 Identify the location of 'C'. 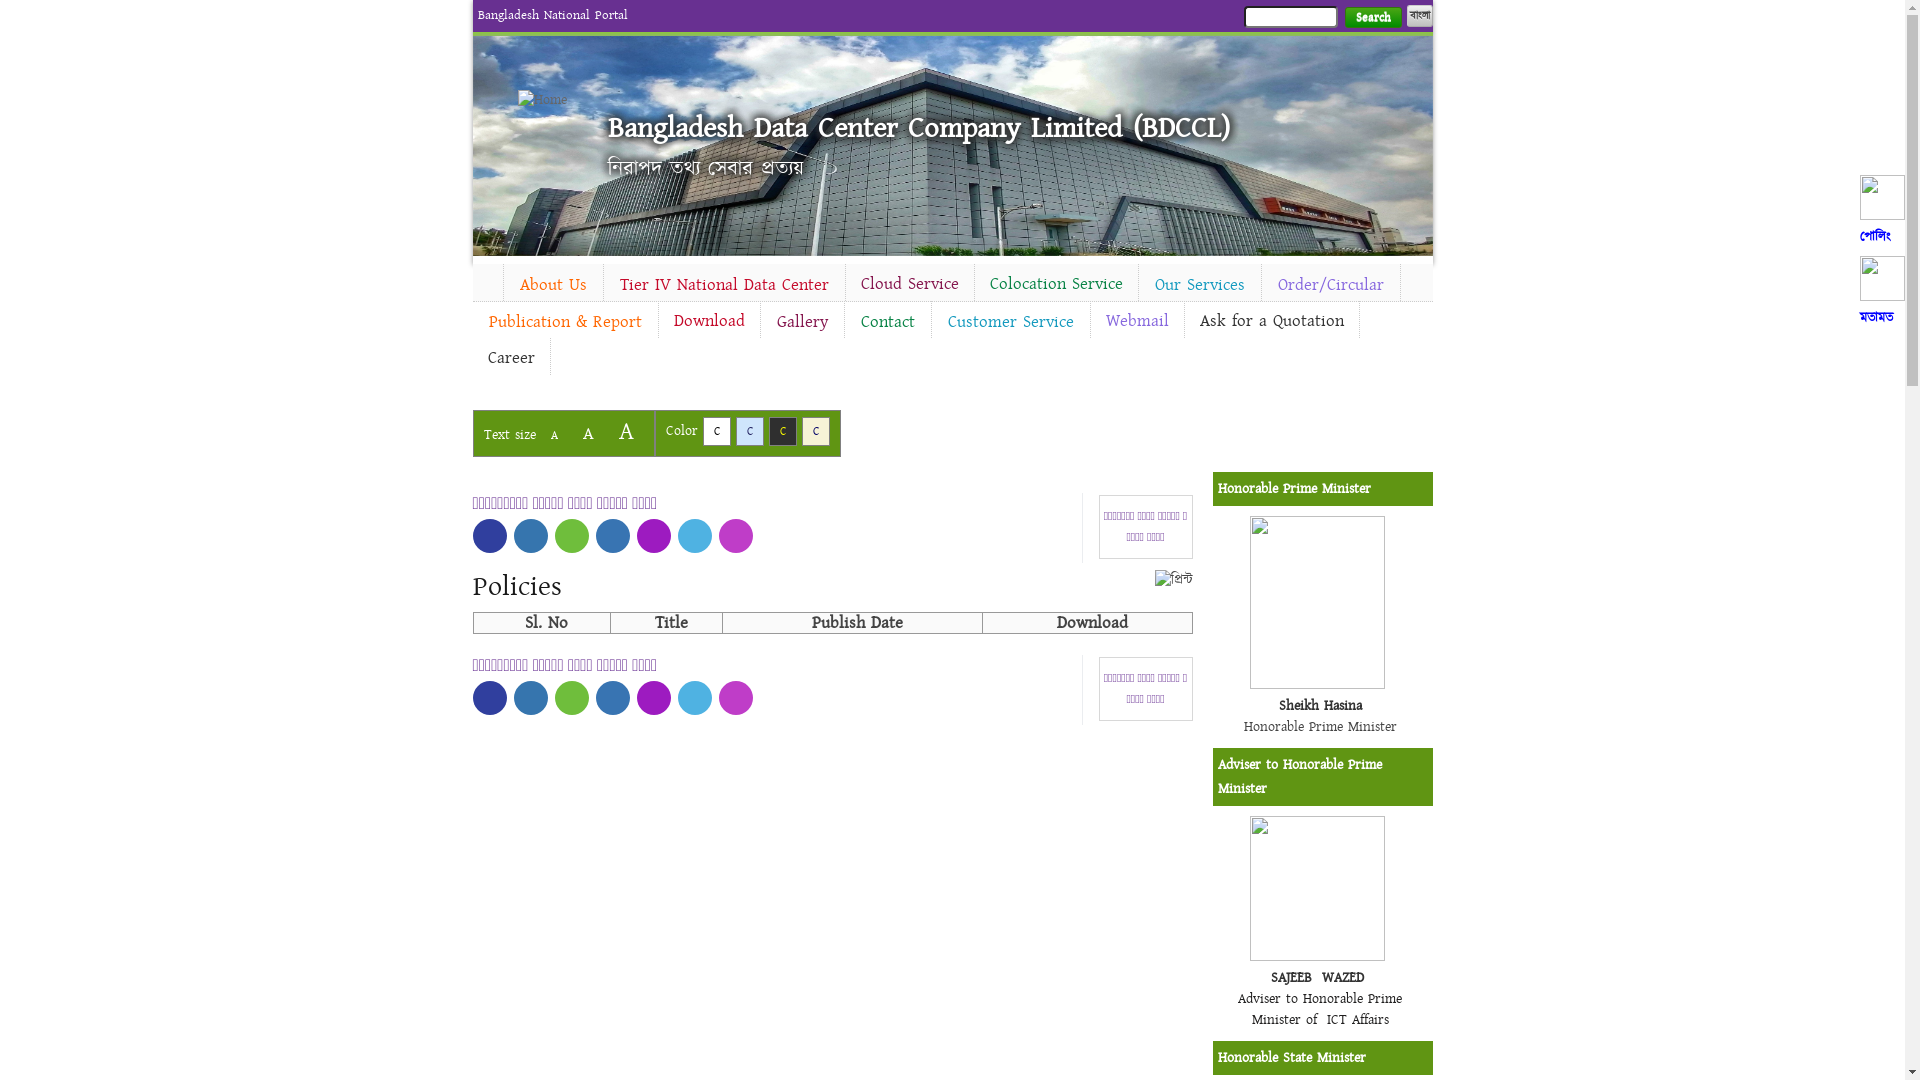
(748, 430).